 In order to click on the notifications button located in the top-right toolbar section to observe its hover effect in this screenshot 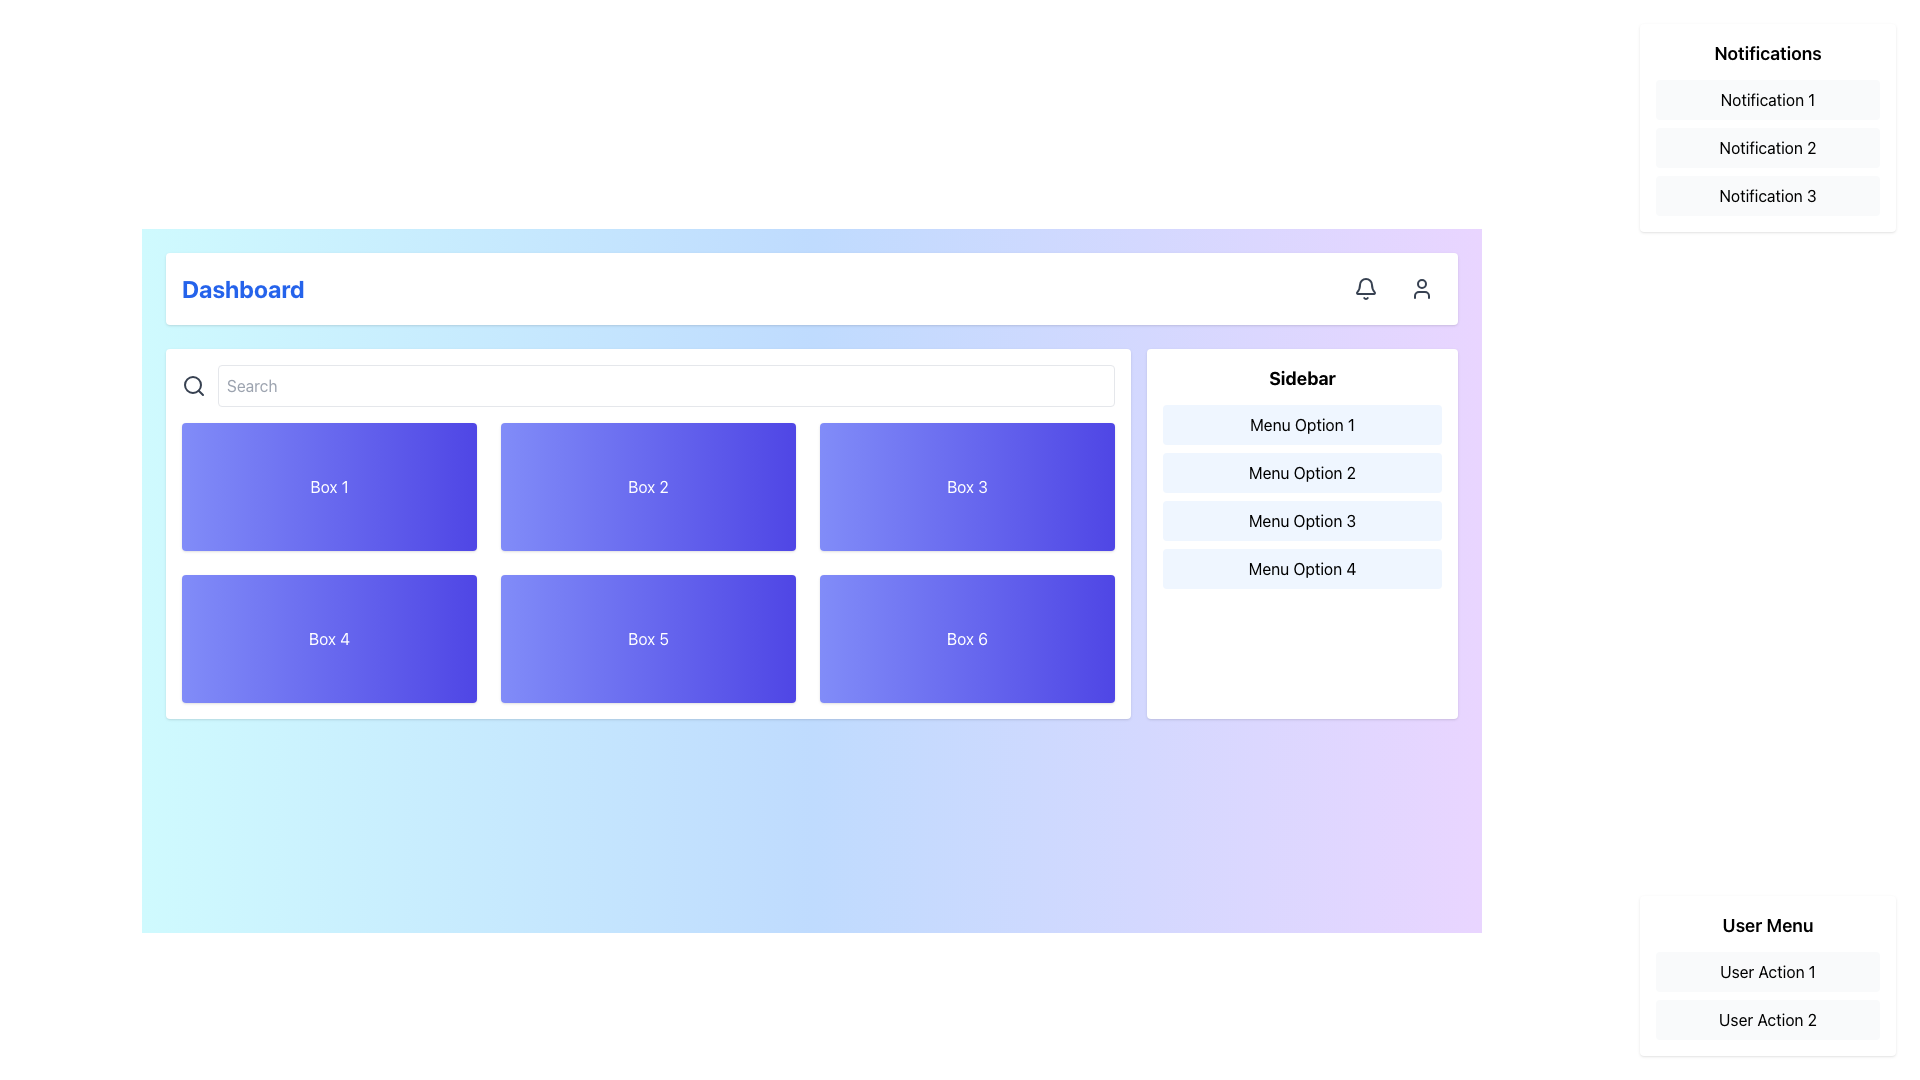, I will do `click(1365, 289)`.